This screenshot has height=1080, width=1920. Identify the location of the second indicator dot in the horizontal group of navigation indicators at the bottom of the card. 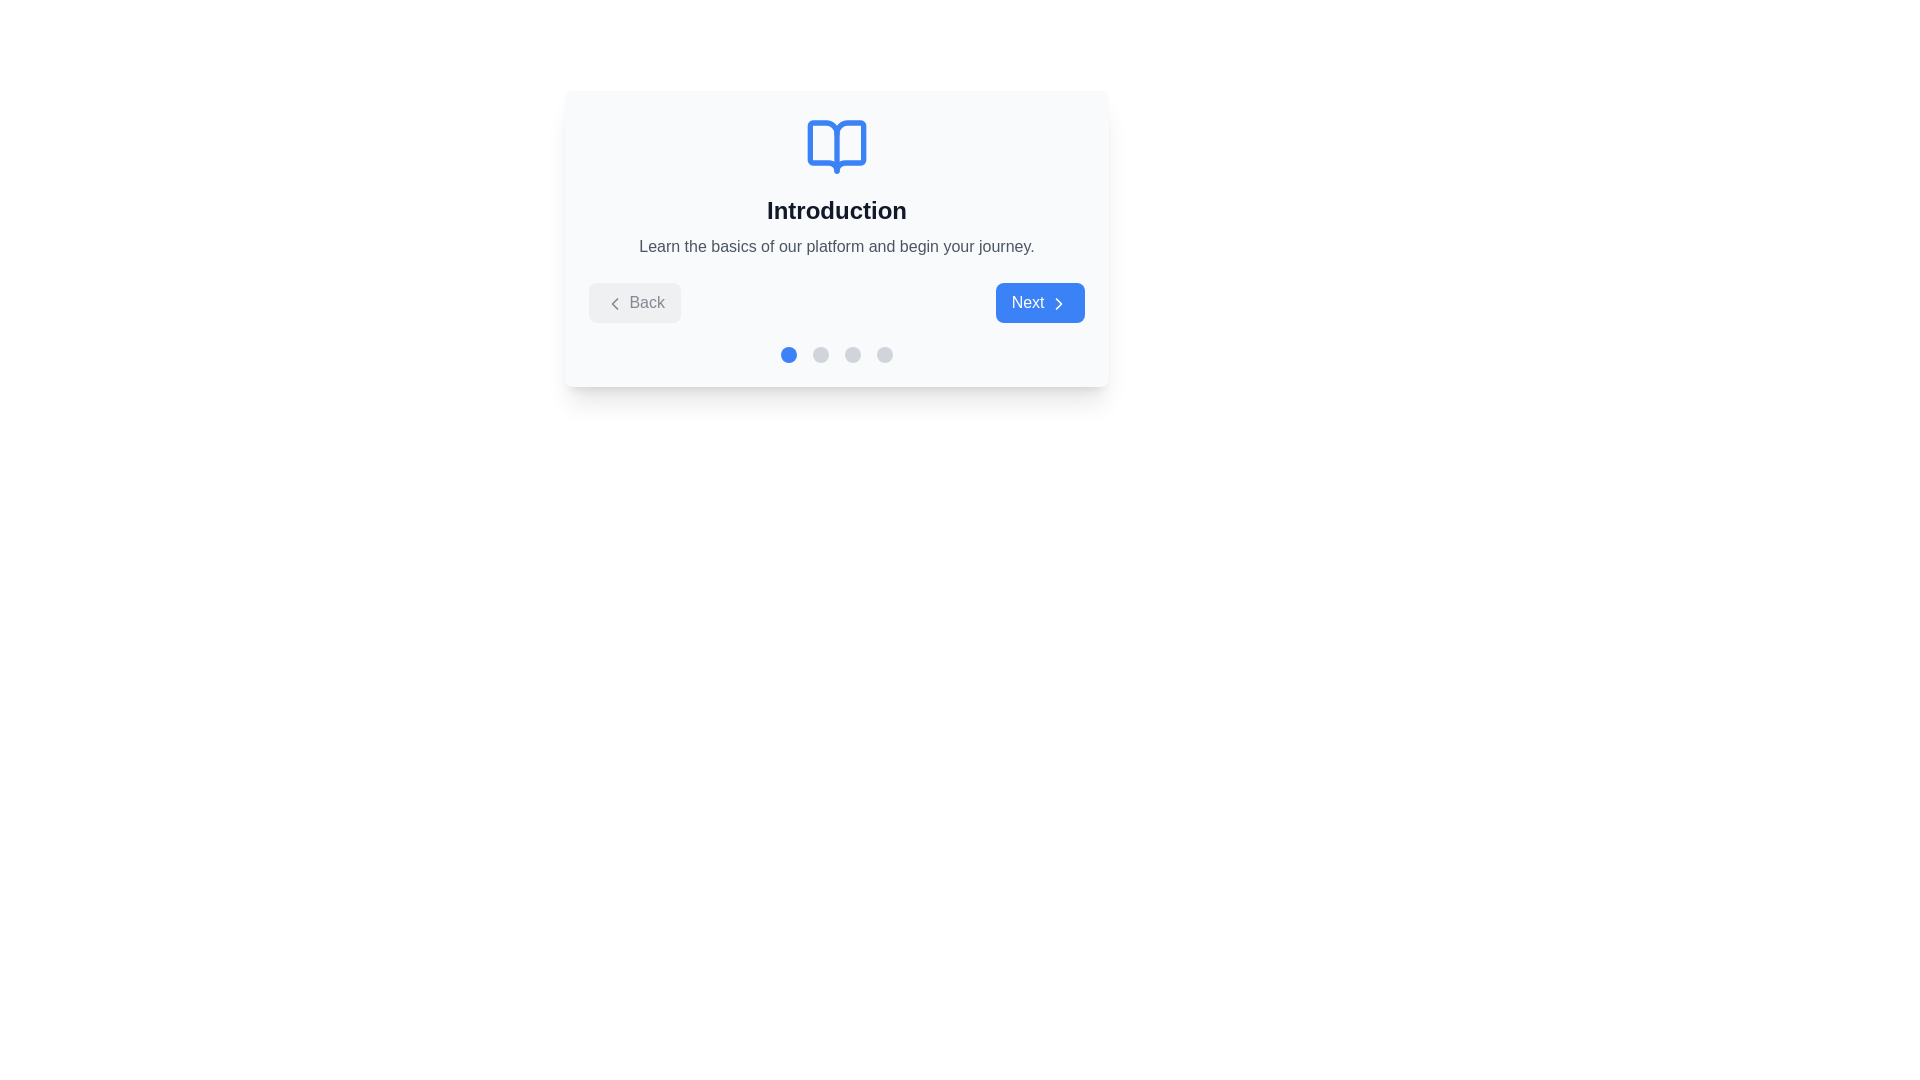
(820, 353).